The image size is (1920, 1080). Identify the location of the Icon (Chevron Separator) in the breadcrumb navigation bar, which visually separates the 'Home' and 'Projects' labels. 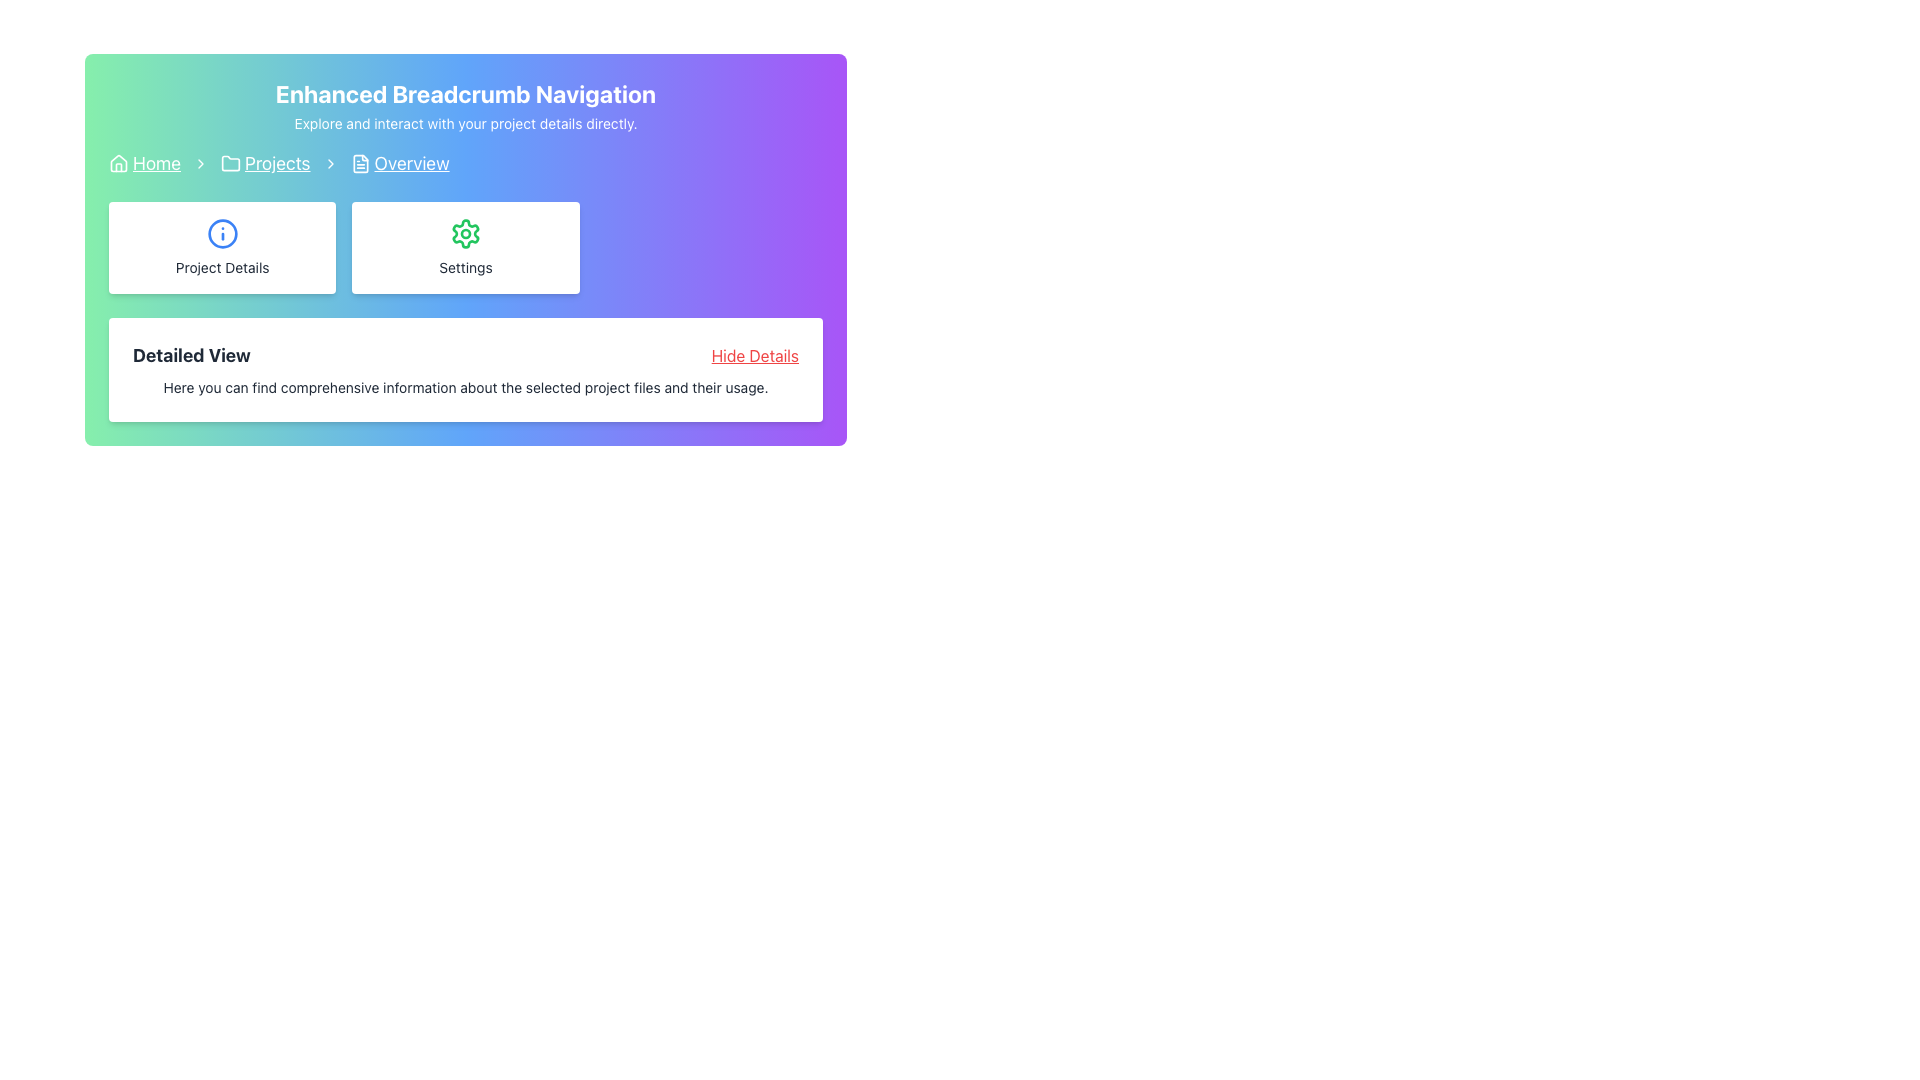
(201, 163).